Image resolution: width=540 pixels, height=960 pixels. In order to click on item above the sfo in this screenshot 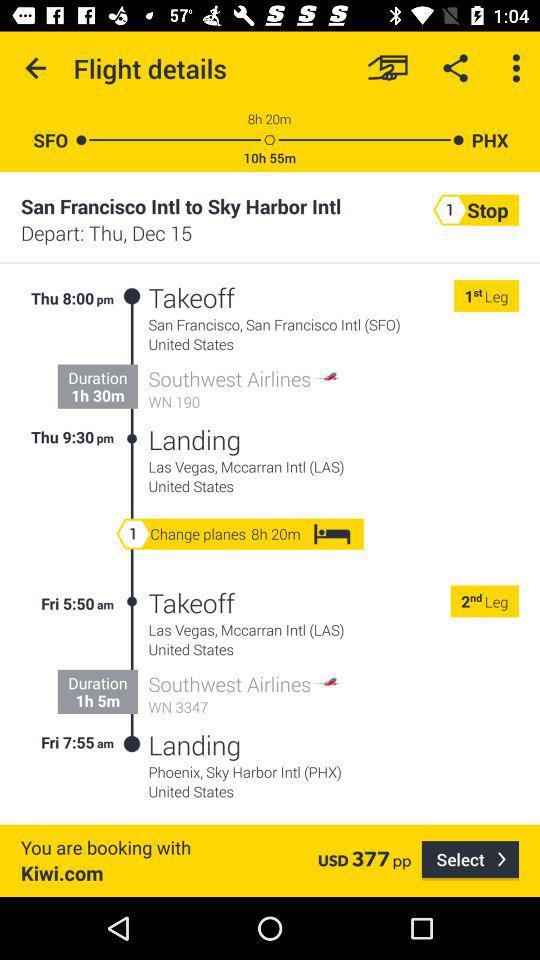, I will do `click(36, 68)`.